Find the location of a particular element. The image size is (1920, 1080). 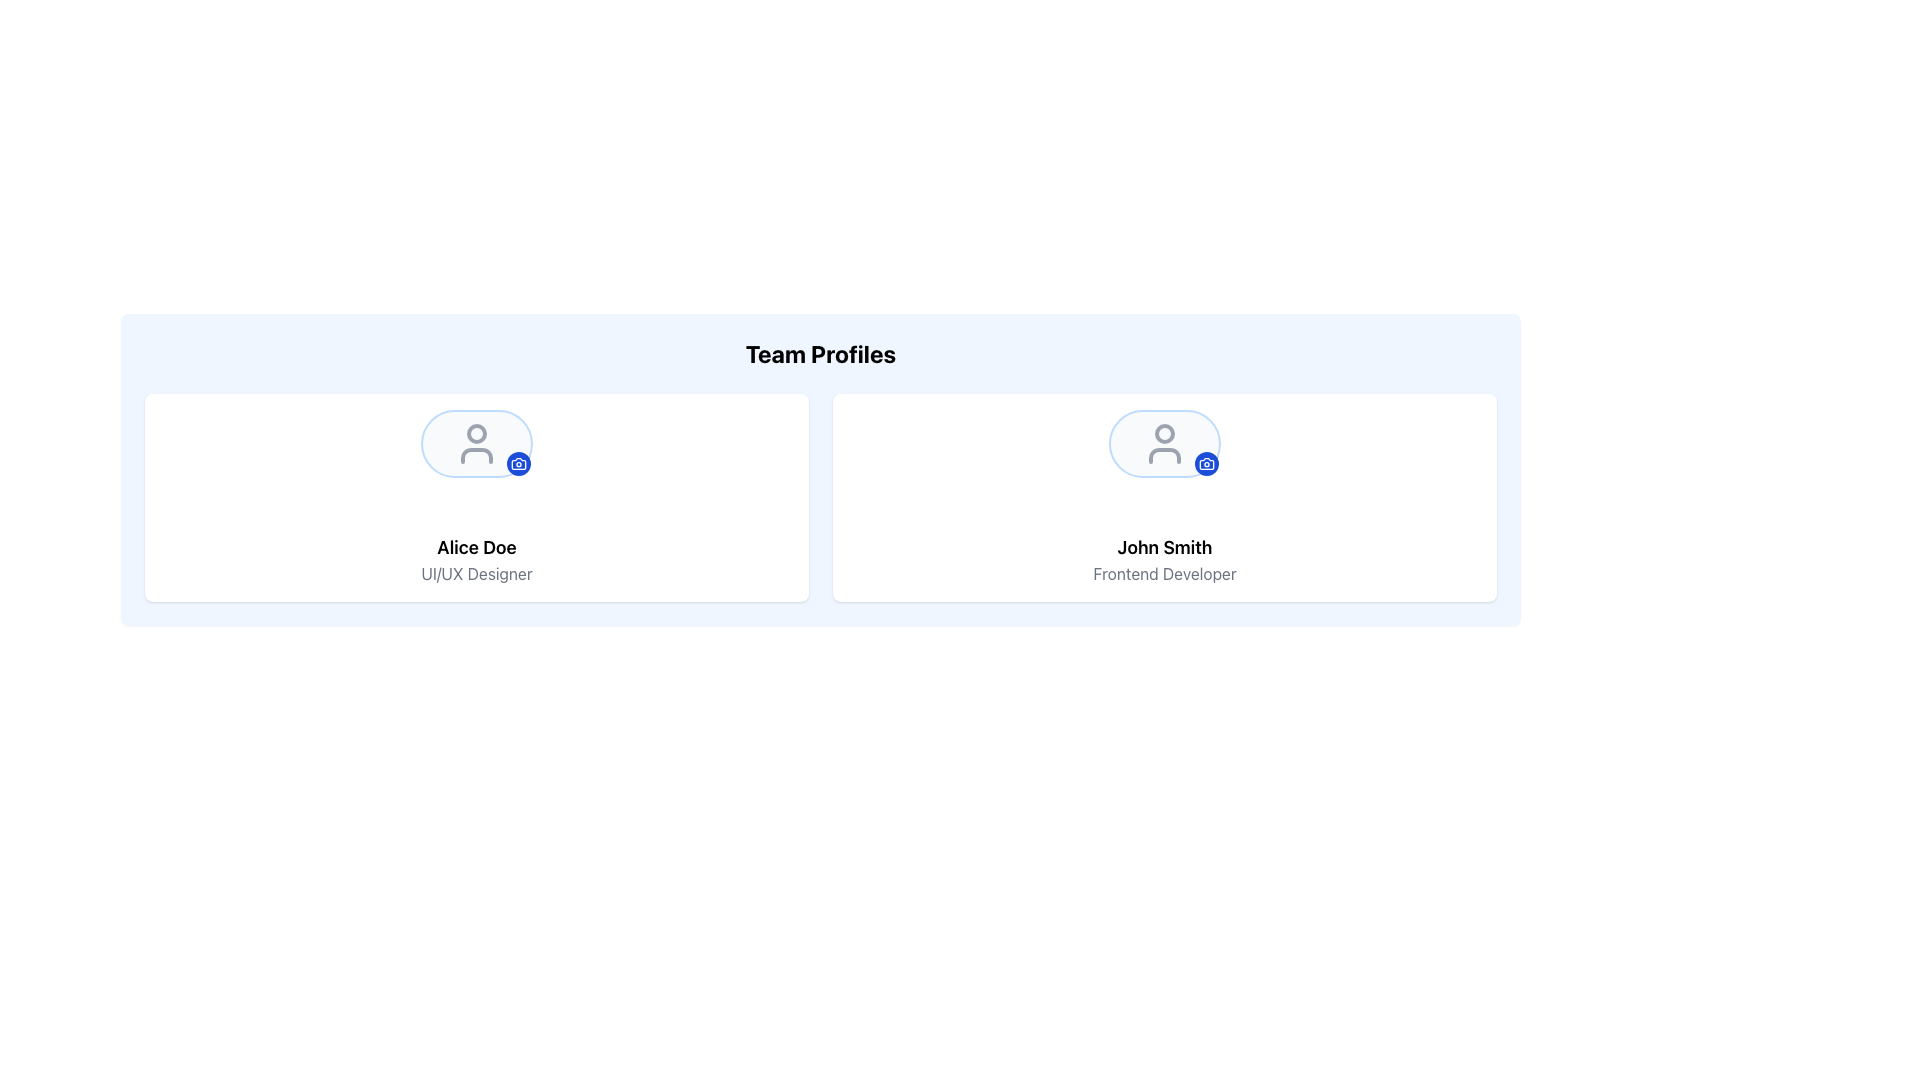

the text label that describes the role of 'Alice Doe', which is positioned directly below the name and aligned at the bottom-middle of the profile card is located at coordinates (475, 574).